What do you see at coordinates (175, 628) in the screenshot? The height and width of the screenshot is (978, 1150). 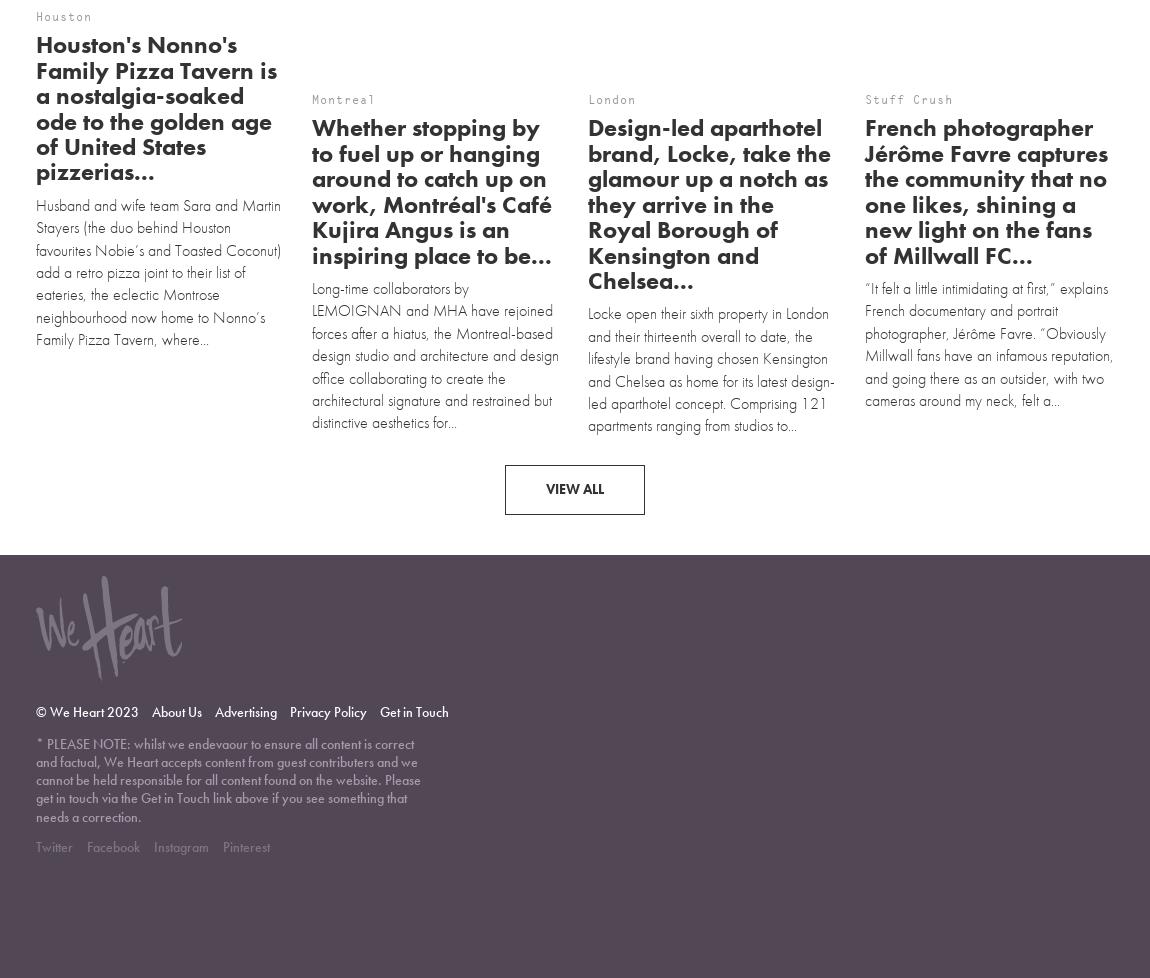 I see `'About Us'` at bounding box center [175, 628].